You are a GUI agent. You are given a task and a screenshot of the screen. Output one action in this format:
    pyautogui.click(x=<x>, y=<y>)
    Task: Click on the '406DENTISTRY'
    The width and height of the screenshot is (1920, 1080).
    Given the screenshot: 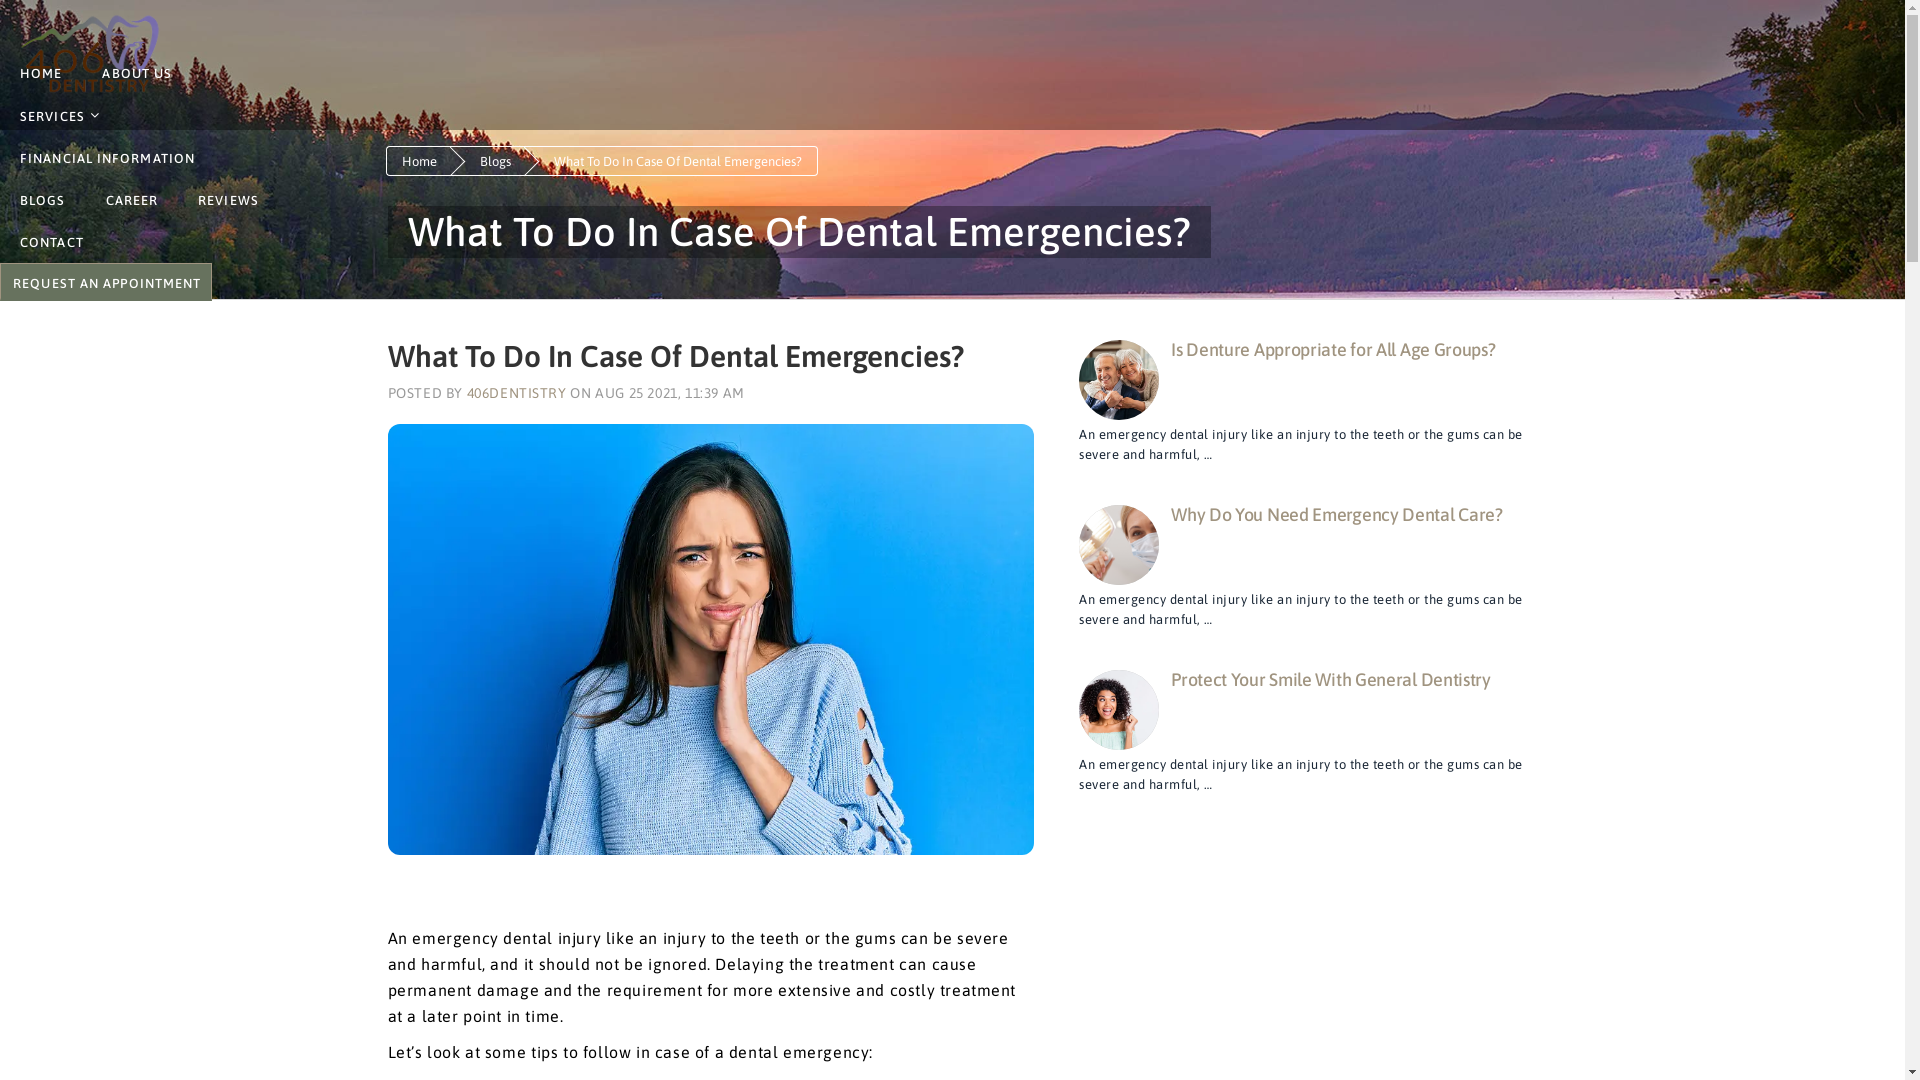 What is the action you would take?
    pyautogui.click(x=515, y=393)
    